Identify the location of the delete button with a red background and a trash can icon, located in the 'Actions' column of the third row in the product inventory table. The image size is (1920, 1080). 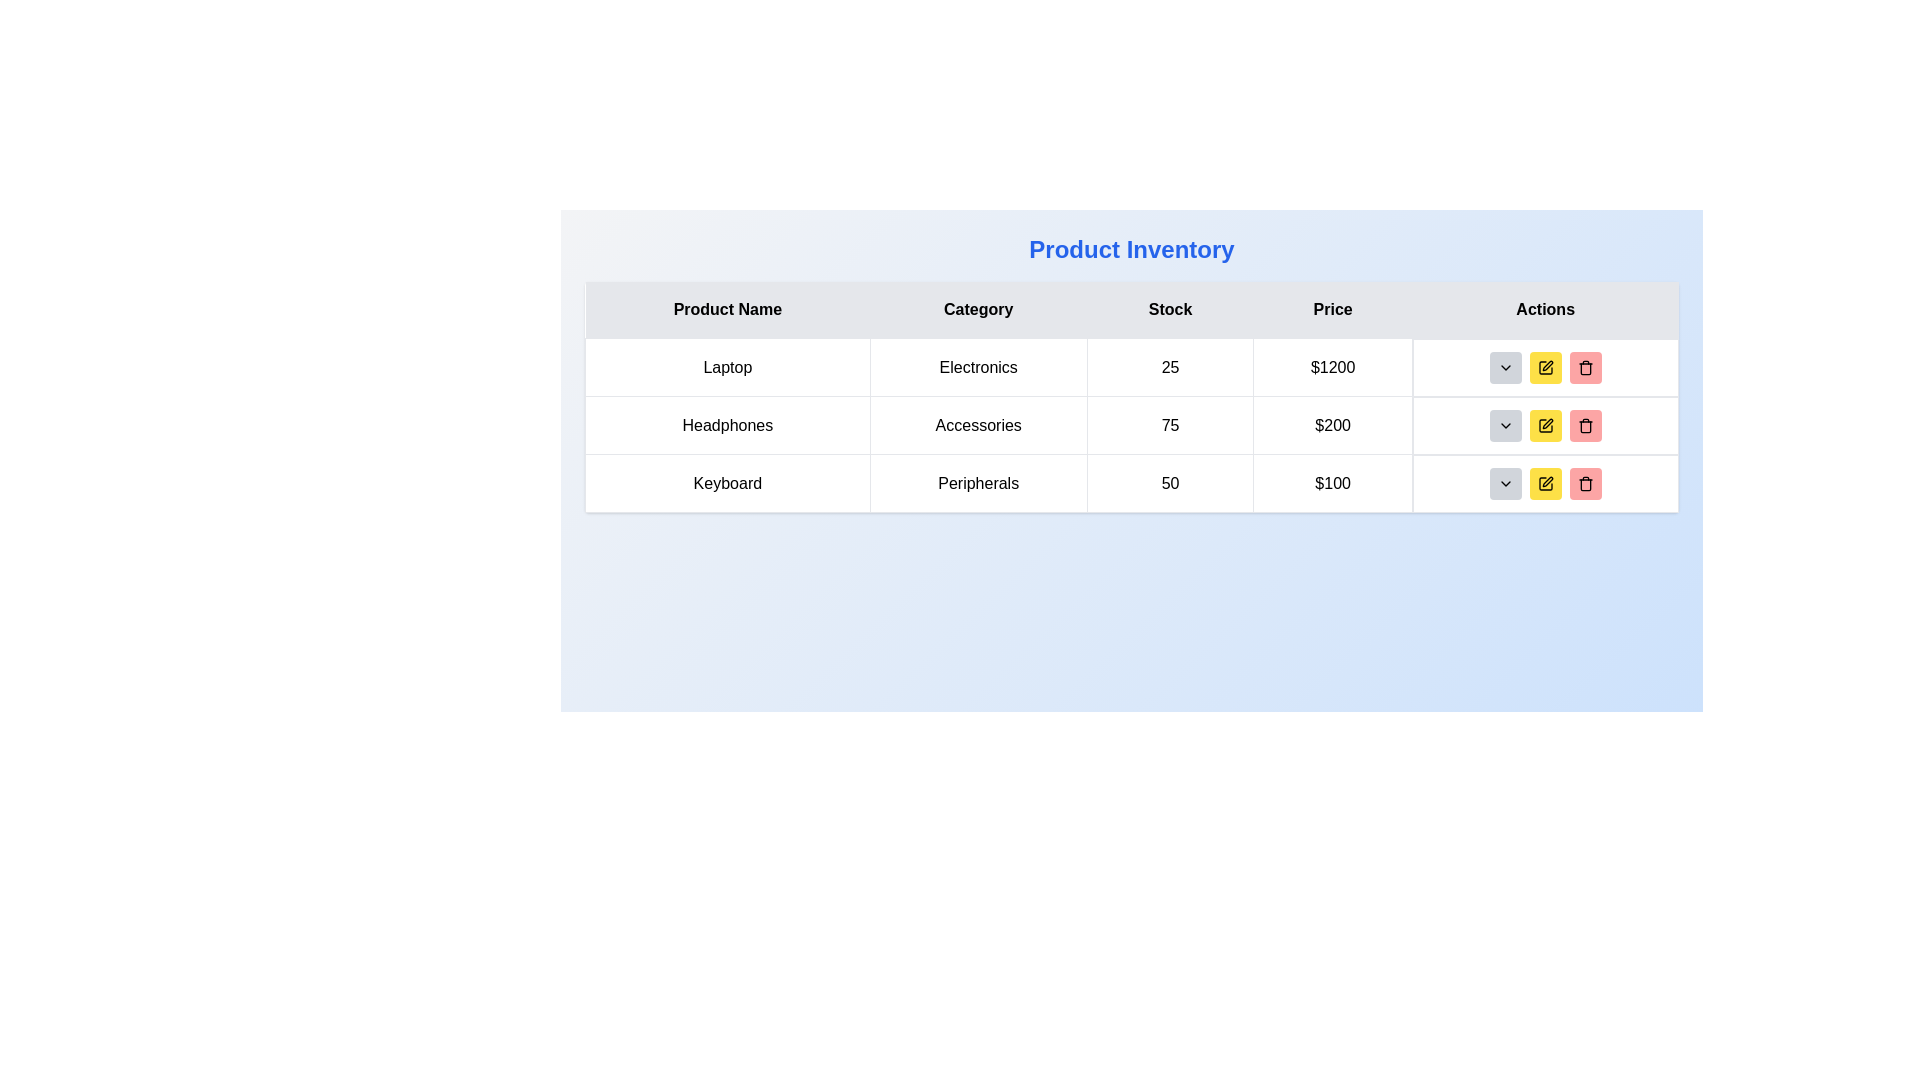
(1584, 483).